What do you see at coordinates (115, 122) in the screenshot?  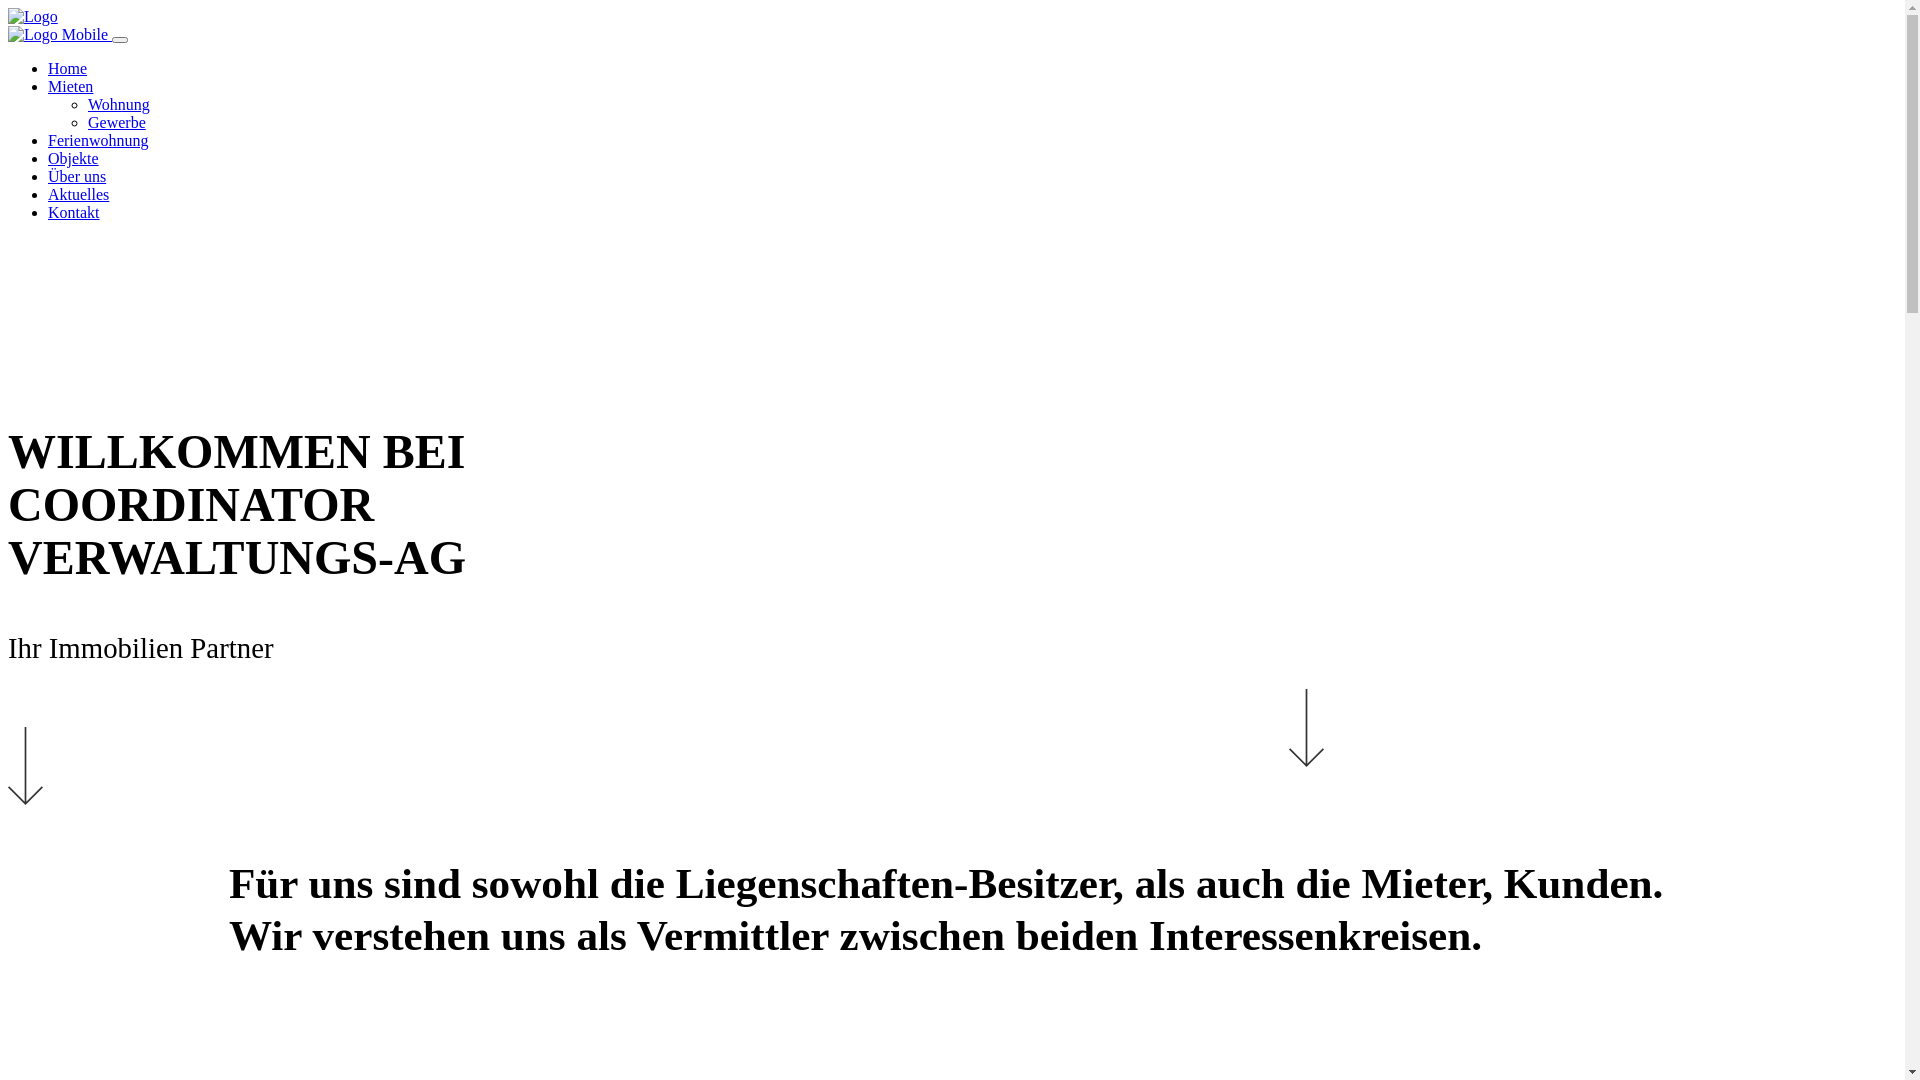 I see `'Gewerbe'` at bounding box center [115, 122].